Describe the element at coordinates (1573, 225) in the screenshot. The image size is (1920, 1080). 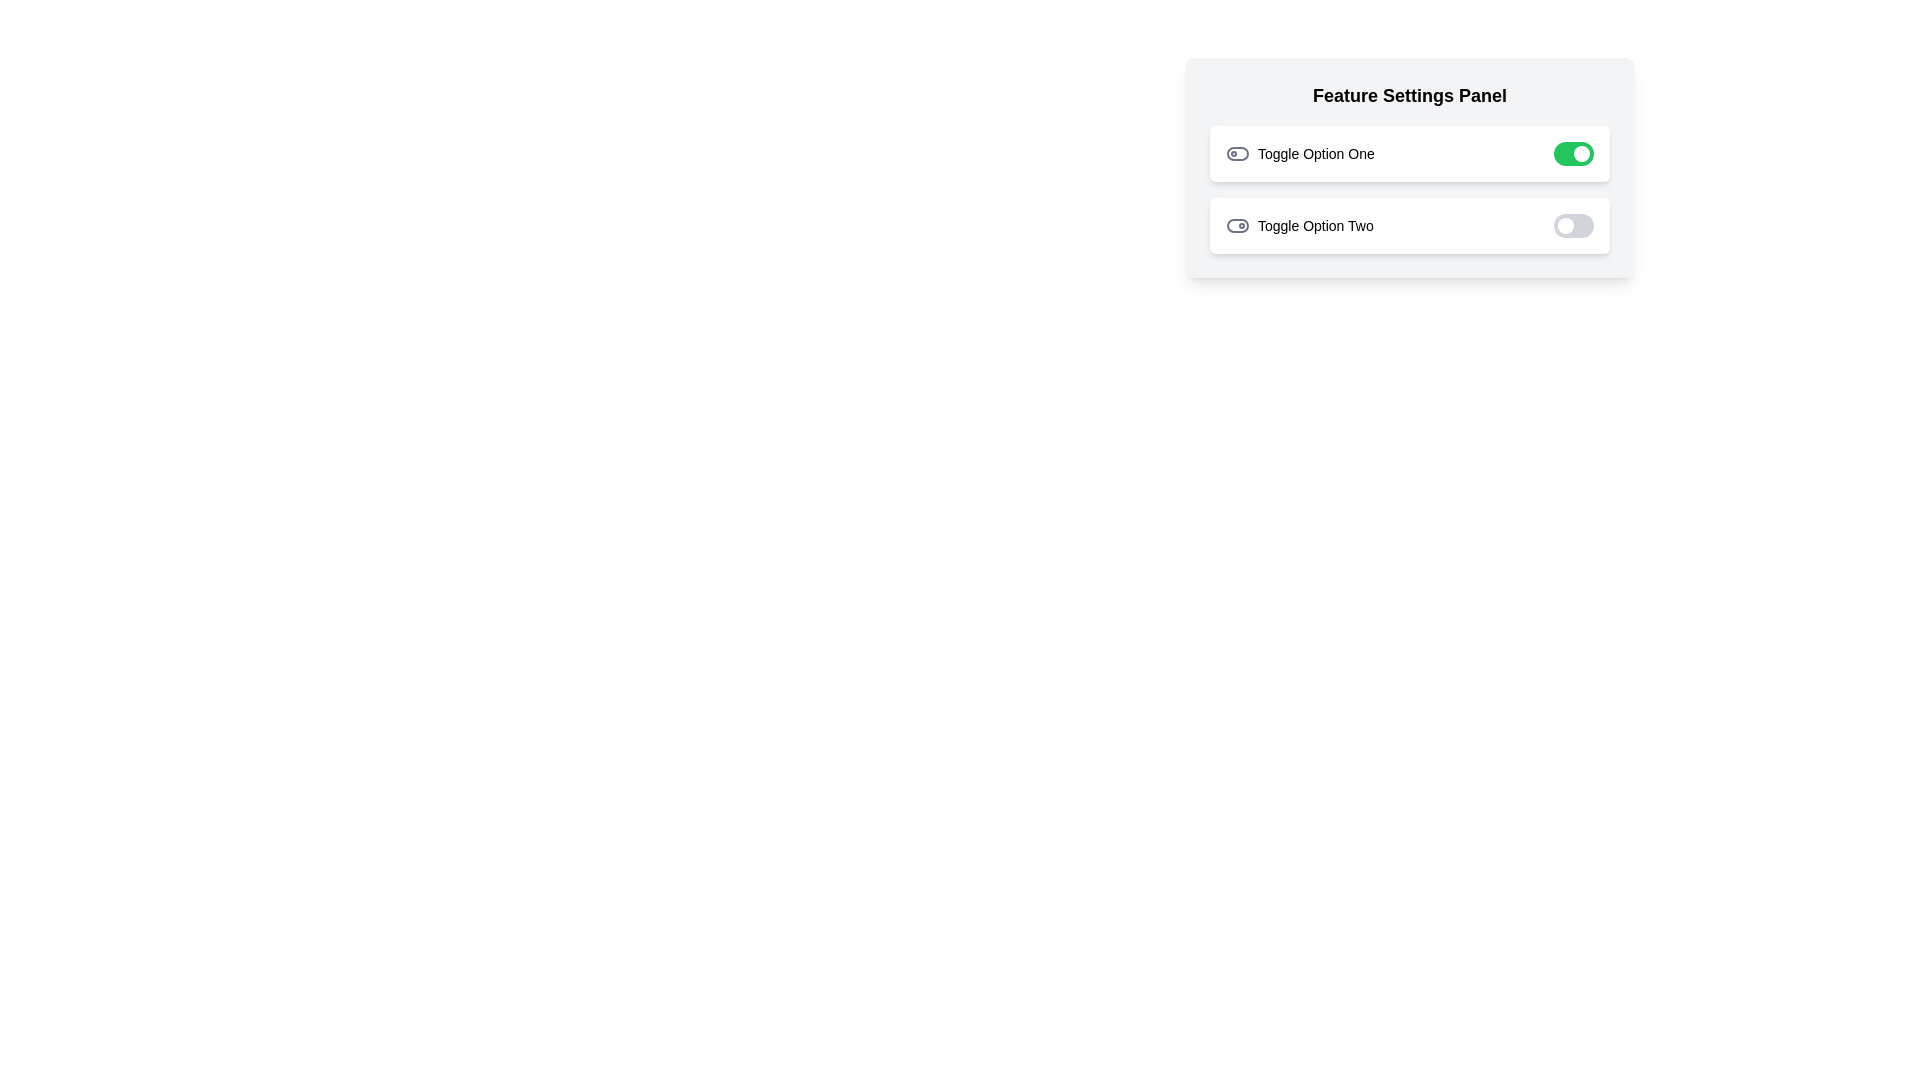
I see `the toggle switch for 'Toggle Option Two' in the 'Feature Settings Panel'` at that location.